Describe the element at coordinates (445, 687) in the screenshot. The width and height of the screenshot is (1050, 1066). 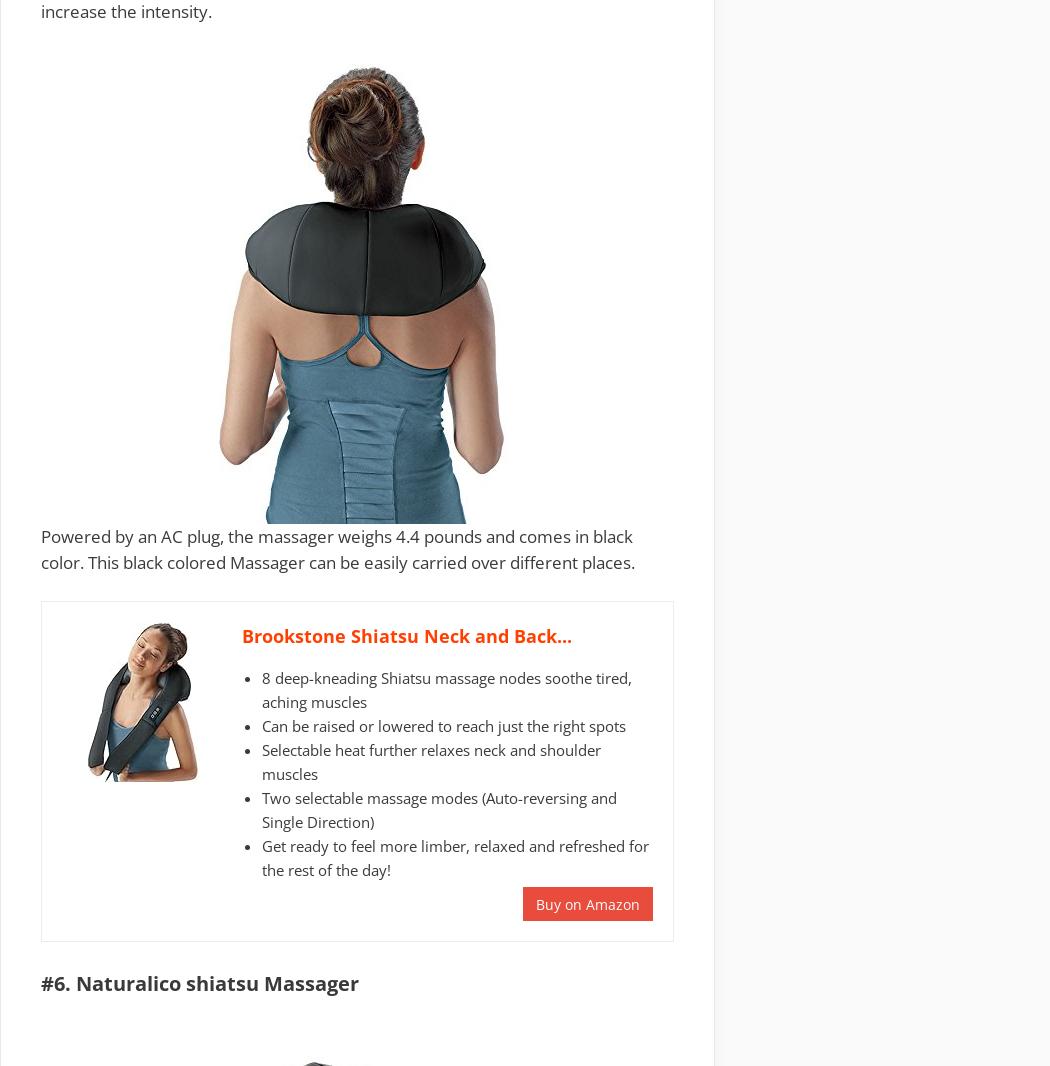
I see `'8 deep-kneading Shiatsu massage nodes soothe tired, aching muscles'` at that location.